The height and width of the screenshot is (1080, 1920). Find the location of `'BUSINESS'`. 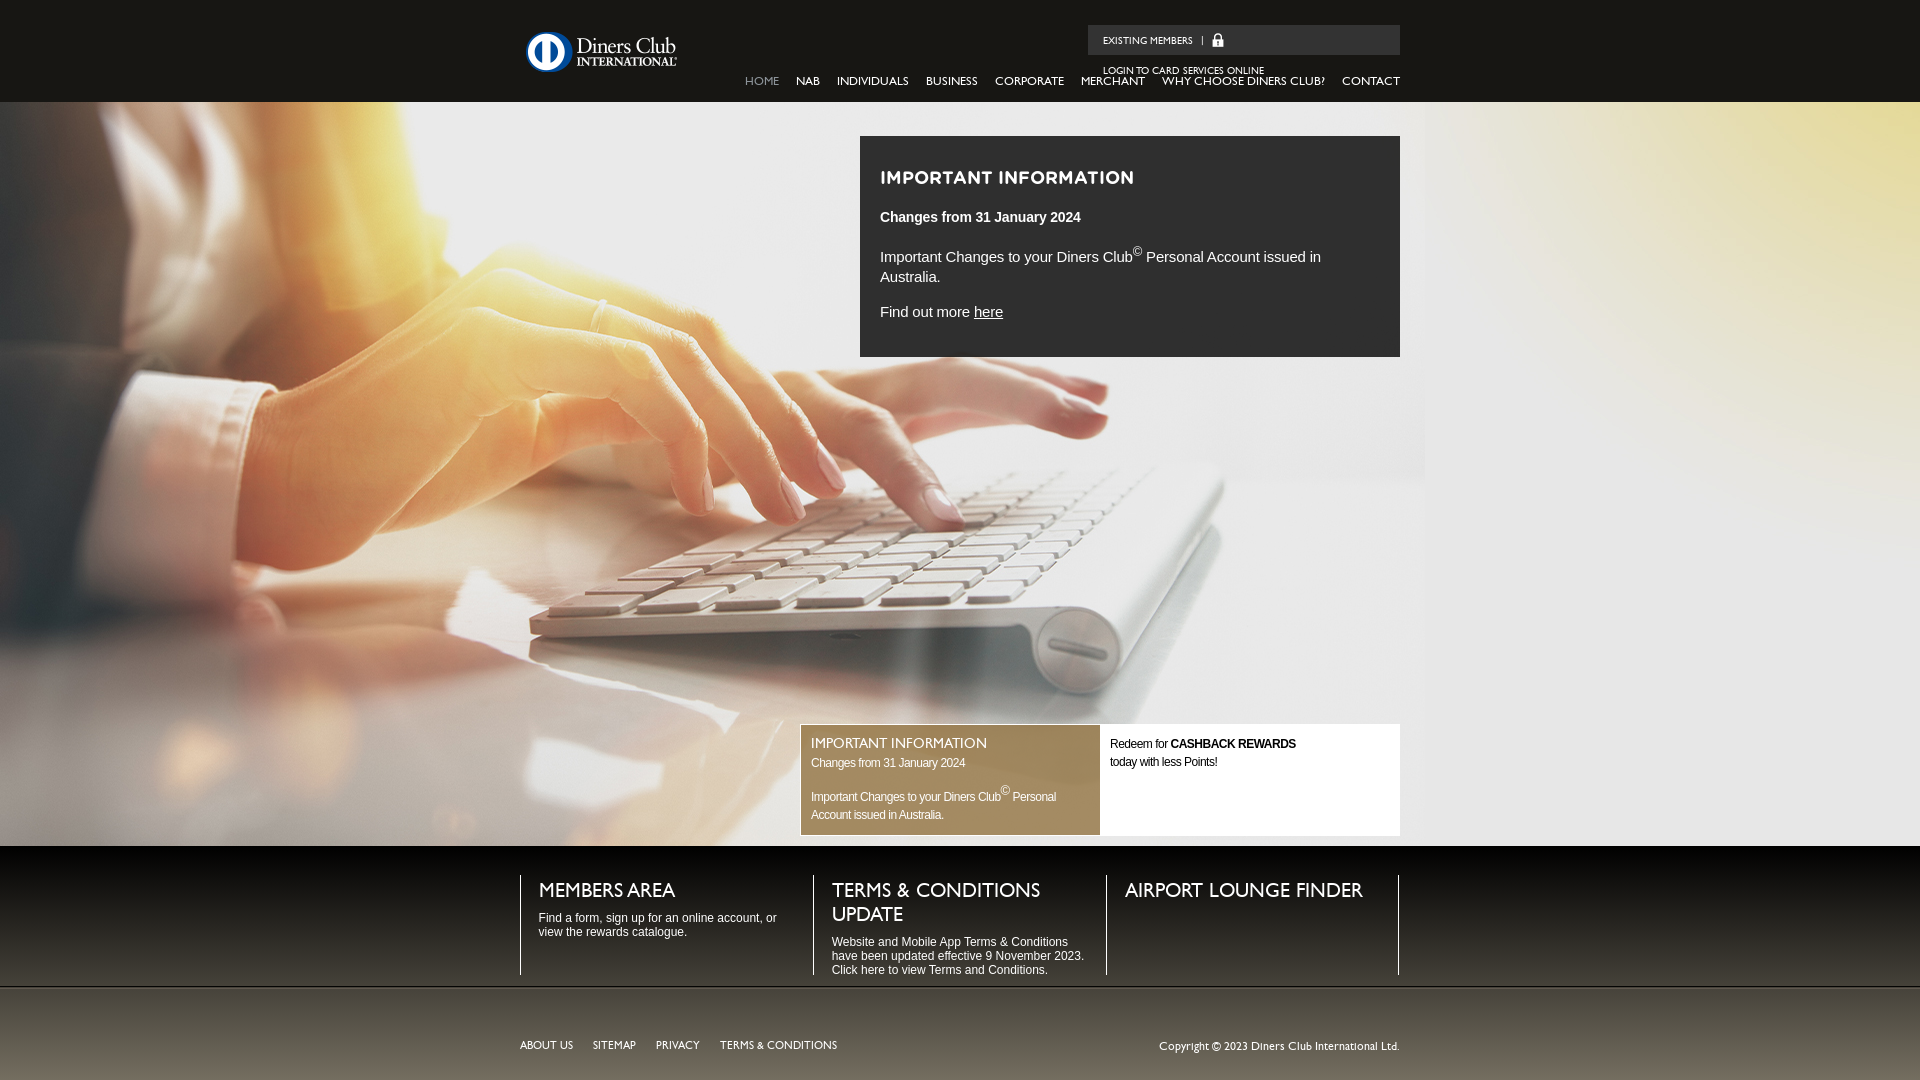

'BUSINESS' is located at coordinates (950, 80).